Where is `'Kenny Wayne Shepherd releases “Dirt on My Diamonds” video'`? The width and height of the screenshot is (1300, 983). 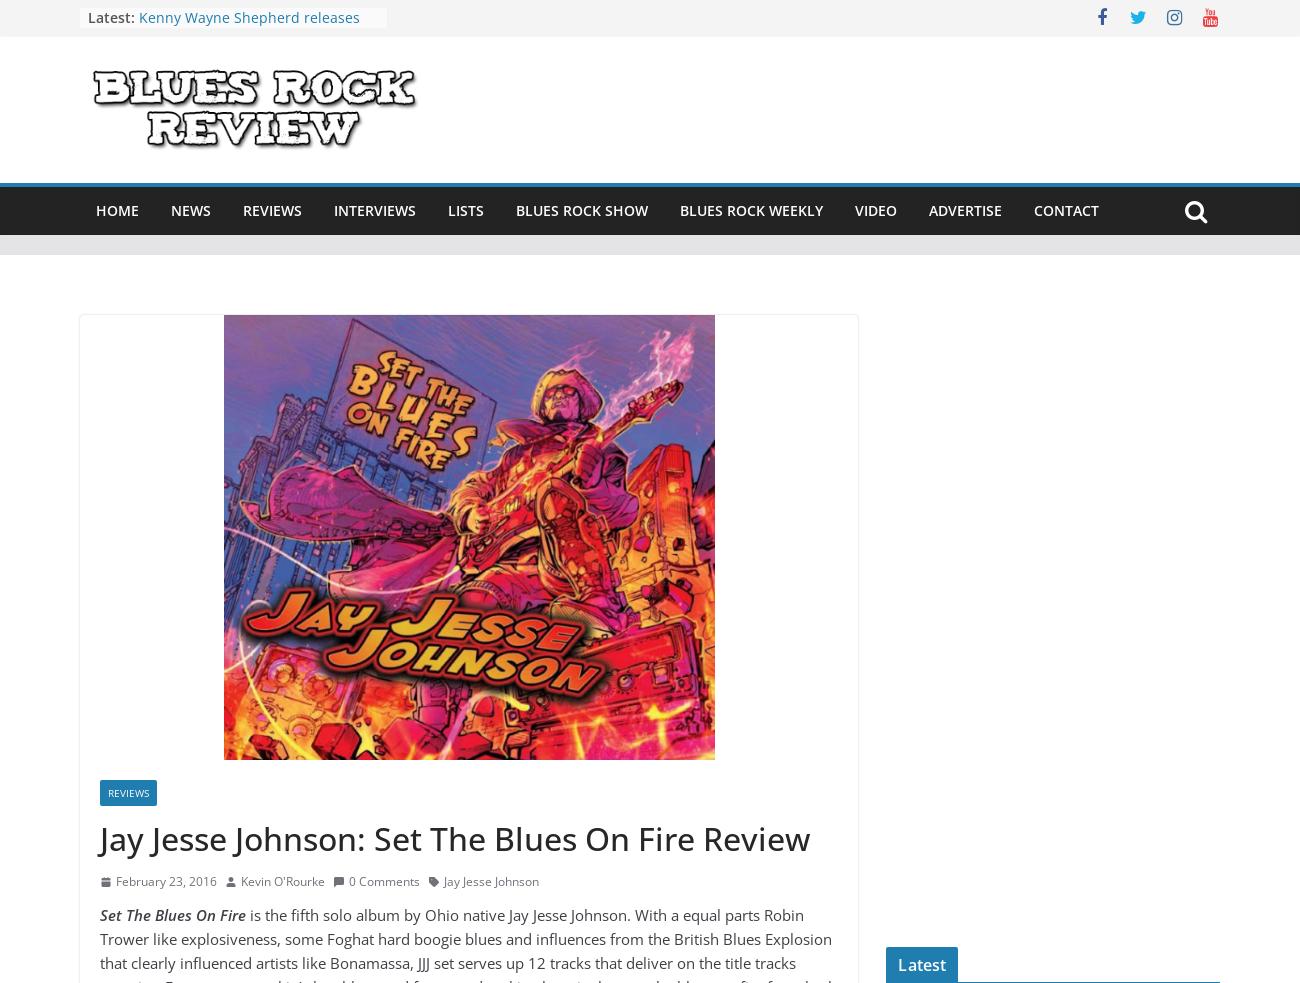
'Kenny Wayne Shepherd releases “Dirt on My Diamonds” video' is located at coordinates (248, 26).